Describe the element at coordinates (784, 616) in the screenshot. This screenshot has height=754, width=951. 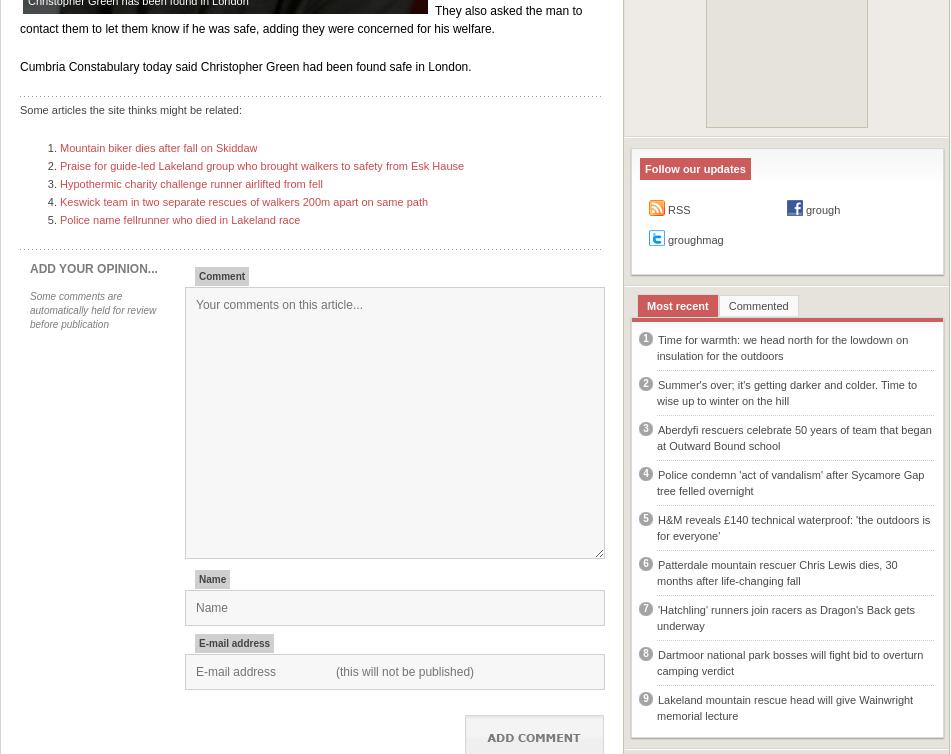
I see `''Hatchling' runners join racers as Dragon's Back gets underway'` at that location.